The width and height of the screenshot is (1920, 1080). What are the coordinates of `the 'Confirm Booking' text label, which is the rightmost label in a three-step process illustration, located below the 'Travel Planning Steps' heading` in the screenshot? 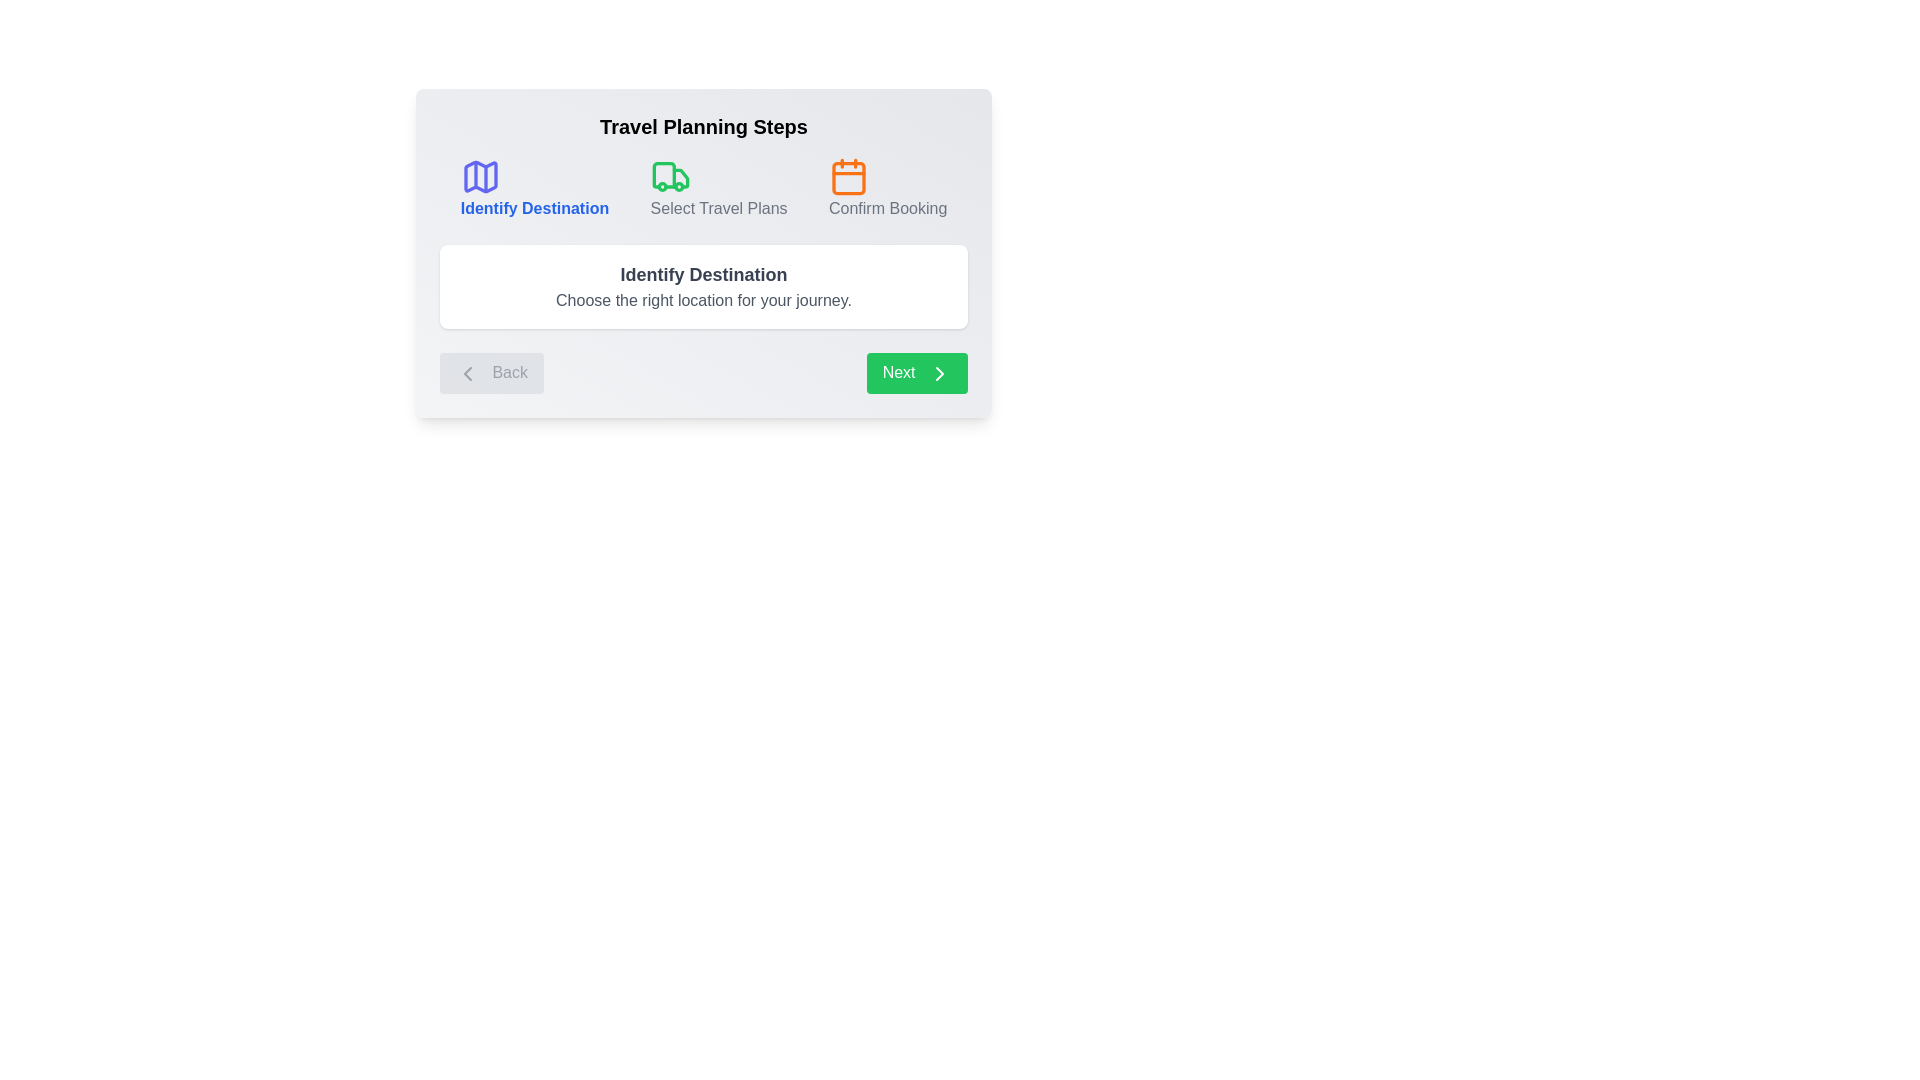 It's located at (887, 208).